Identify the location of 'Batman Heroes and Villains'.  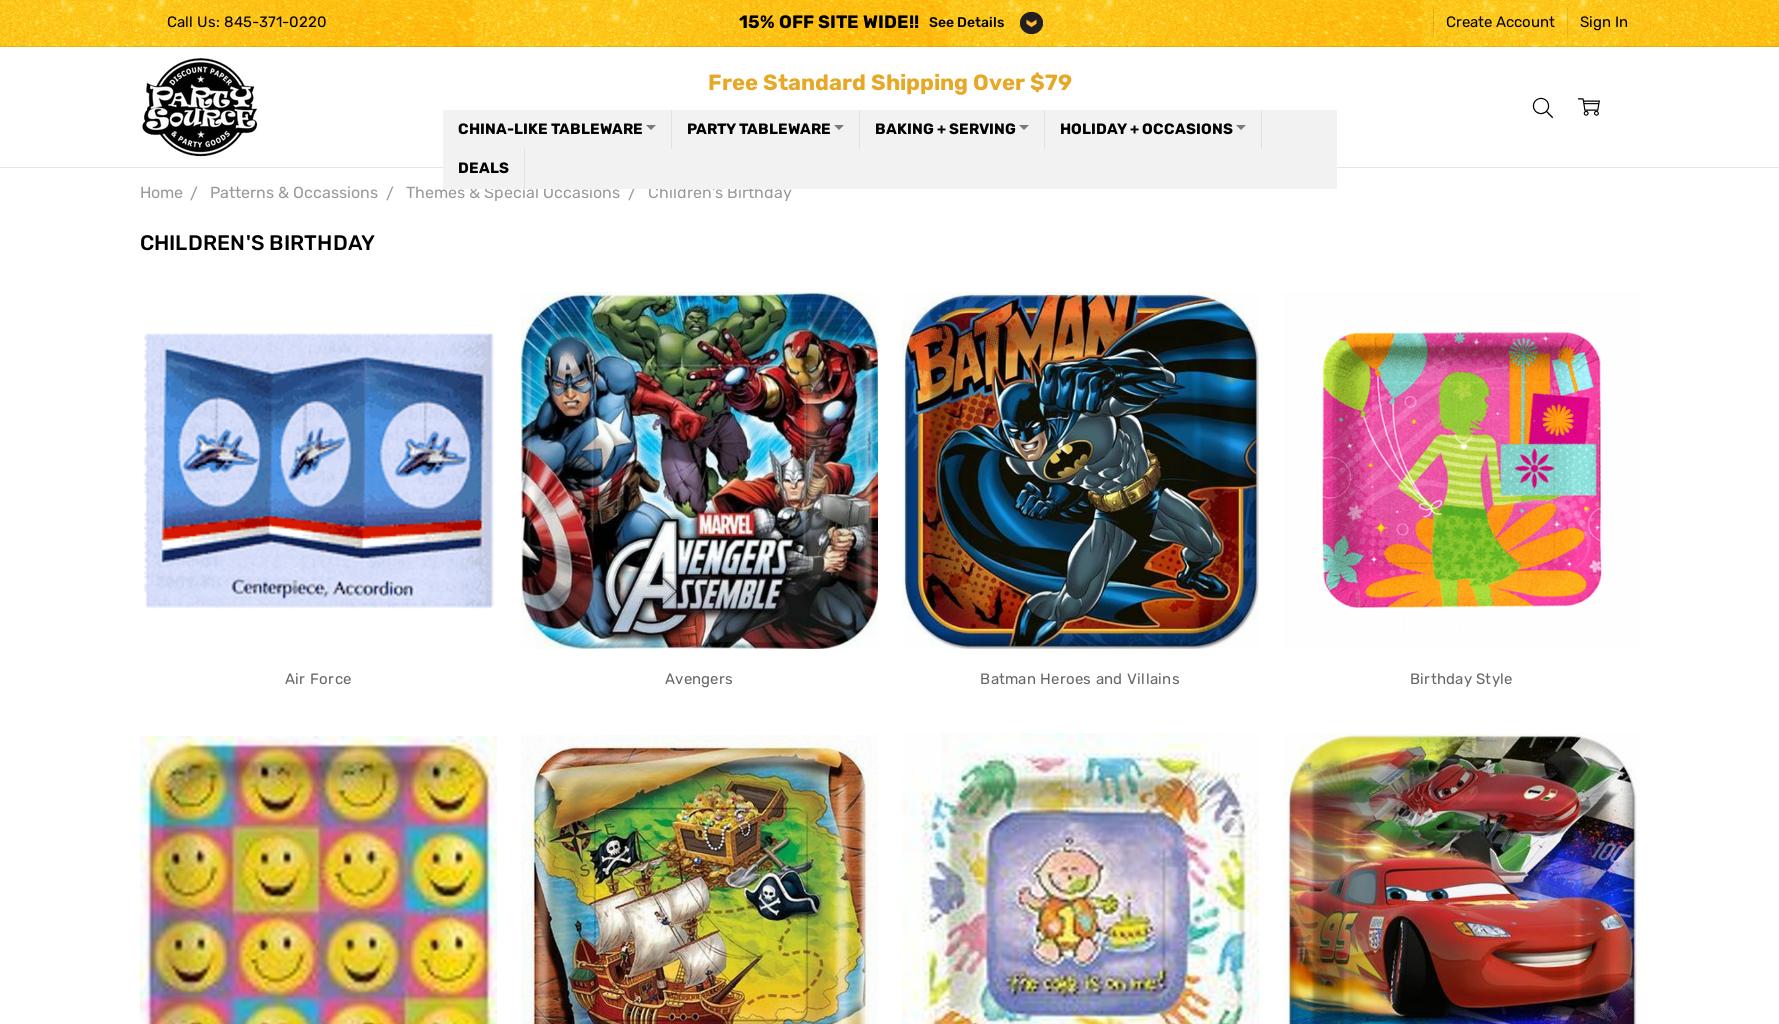
(1078, 676).